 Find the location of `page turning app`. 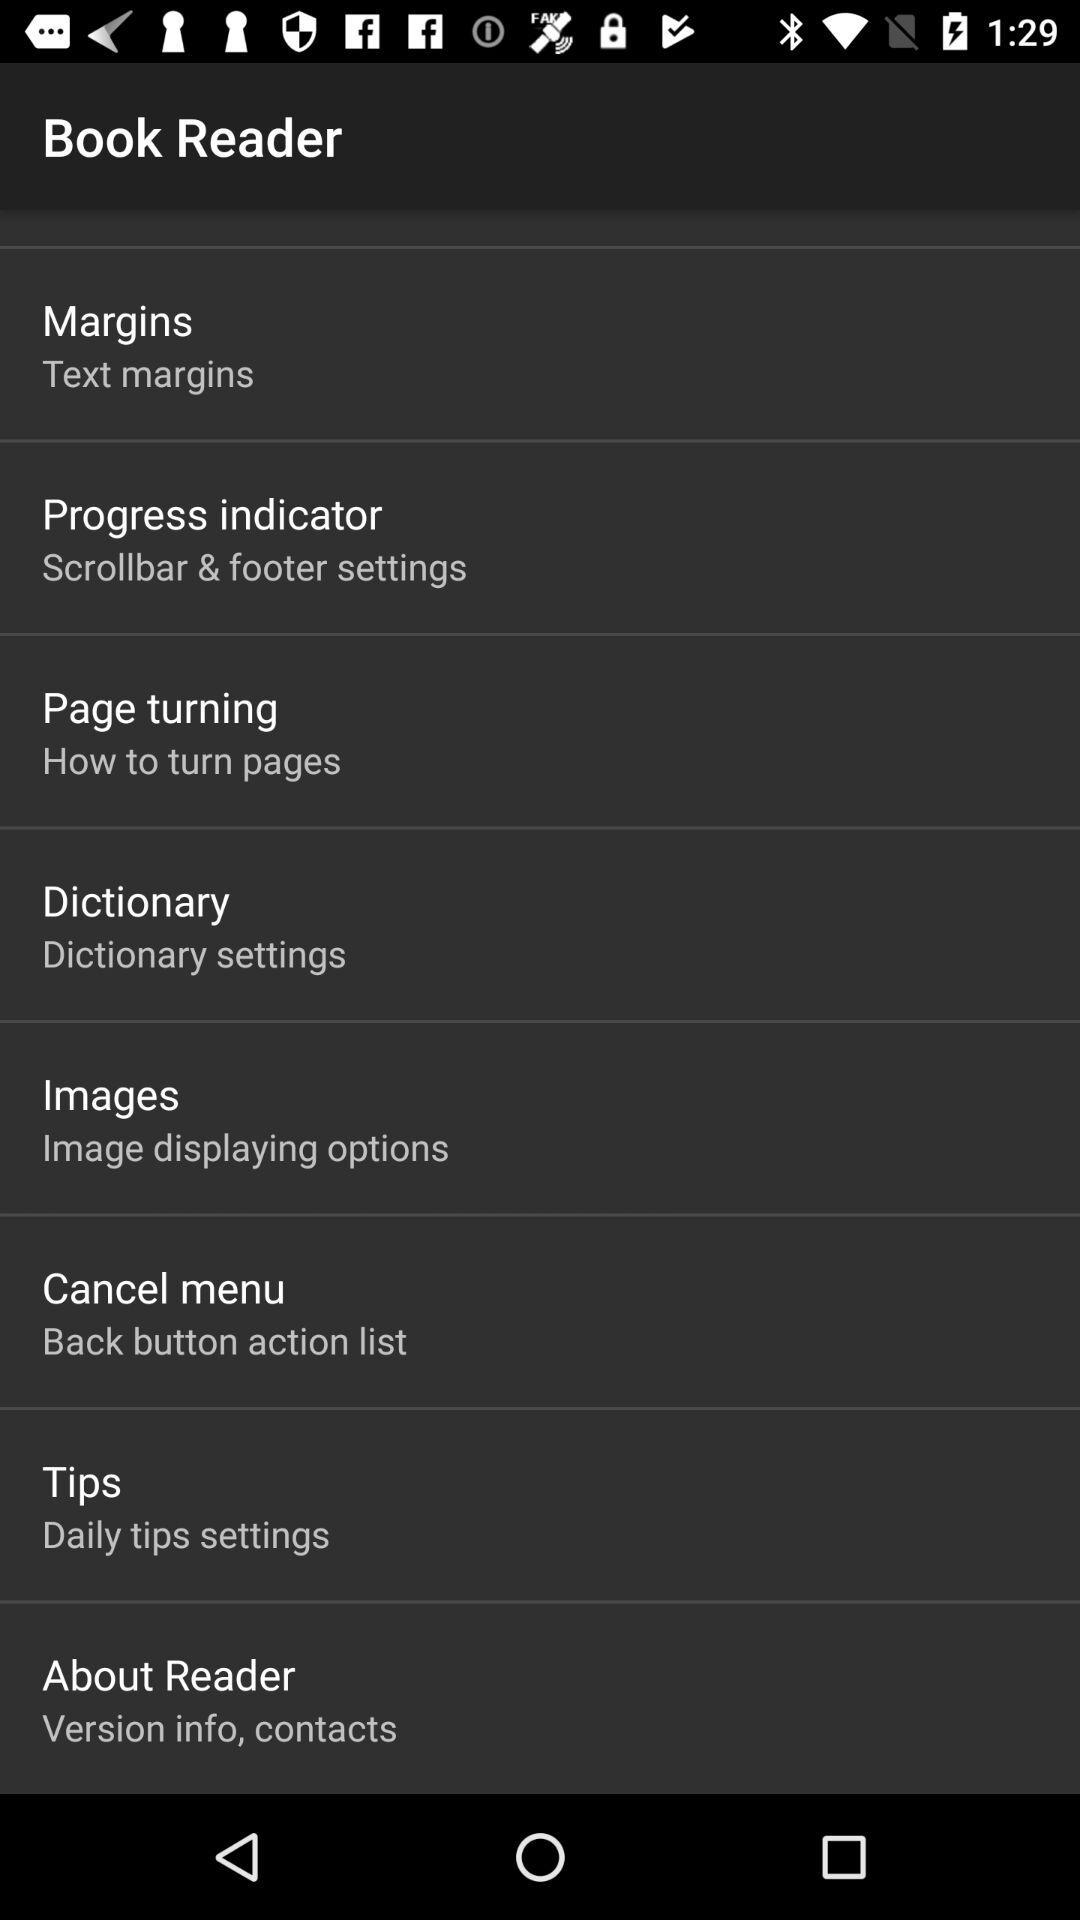

page turning app is located at coordinates (159, 706).